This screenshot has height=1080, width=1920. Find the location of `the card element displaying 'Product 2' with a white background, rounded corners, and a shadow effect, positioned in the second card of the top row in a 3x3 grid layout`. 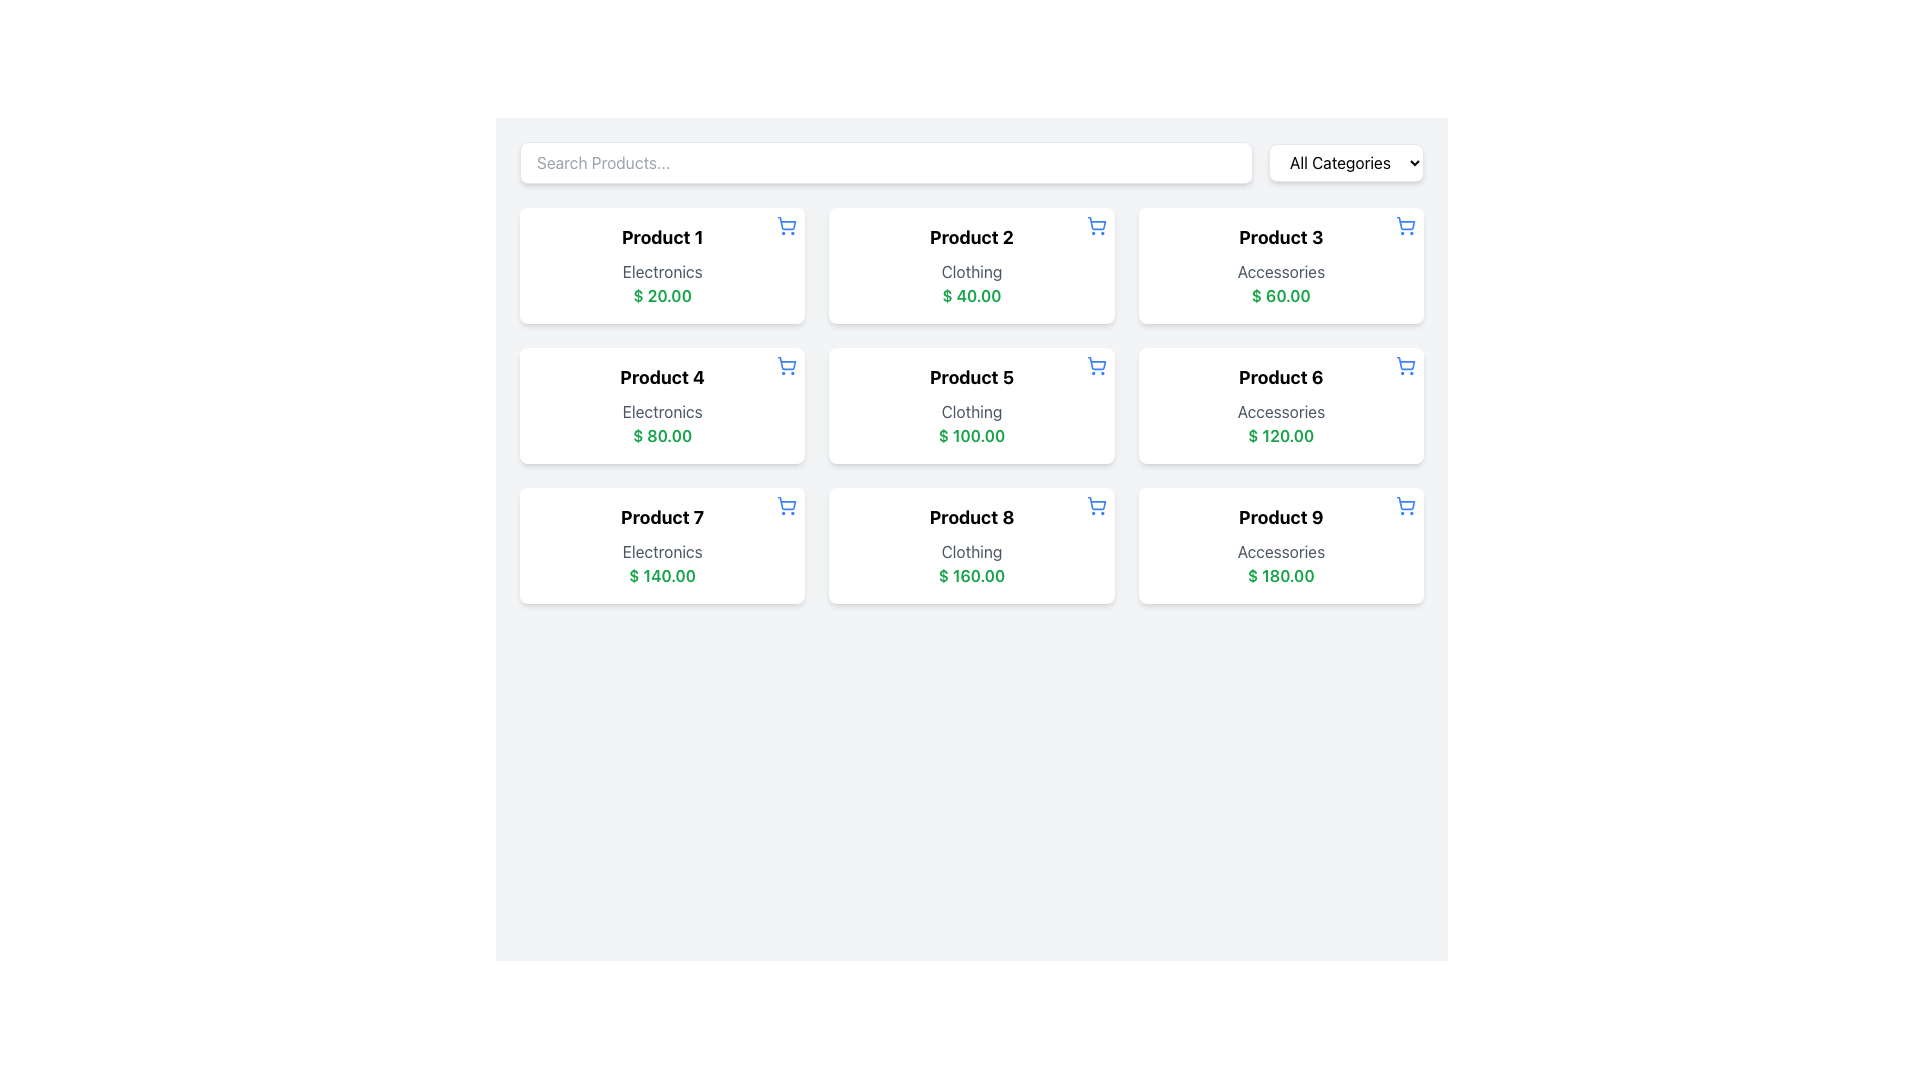

the card element displaying 'Product 2' with a white background, rounded corners, and a shadow effect, positioned in the second card of the top row in a 3x3 grid layout is located at coordinates (971, 265).